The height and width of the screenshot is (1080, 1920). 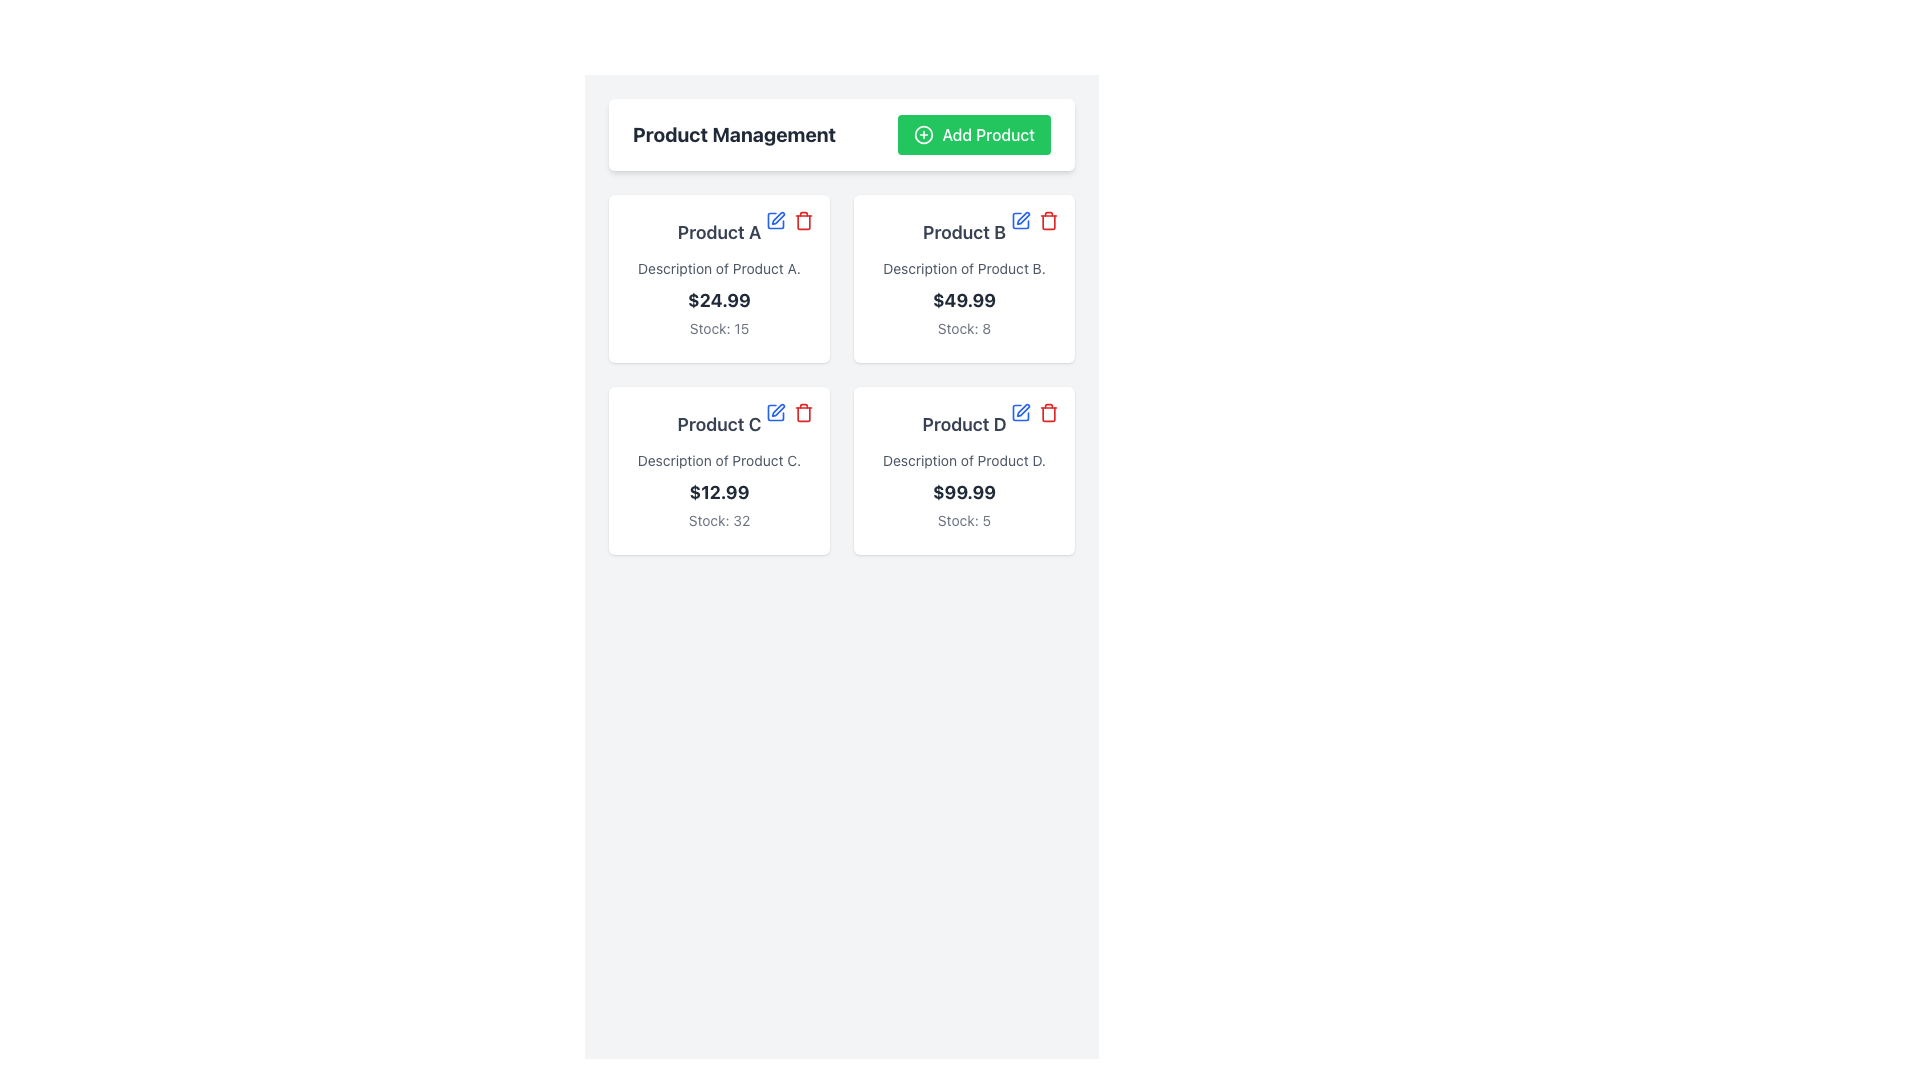 I want to click on the Text Display element that reads 'Description of Product C.' located under the heading 'Product C', so click(x=719, y=461).